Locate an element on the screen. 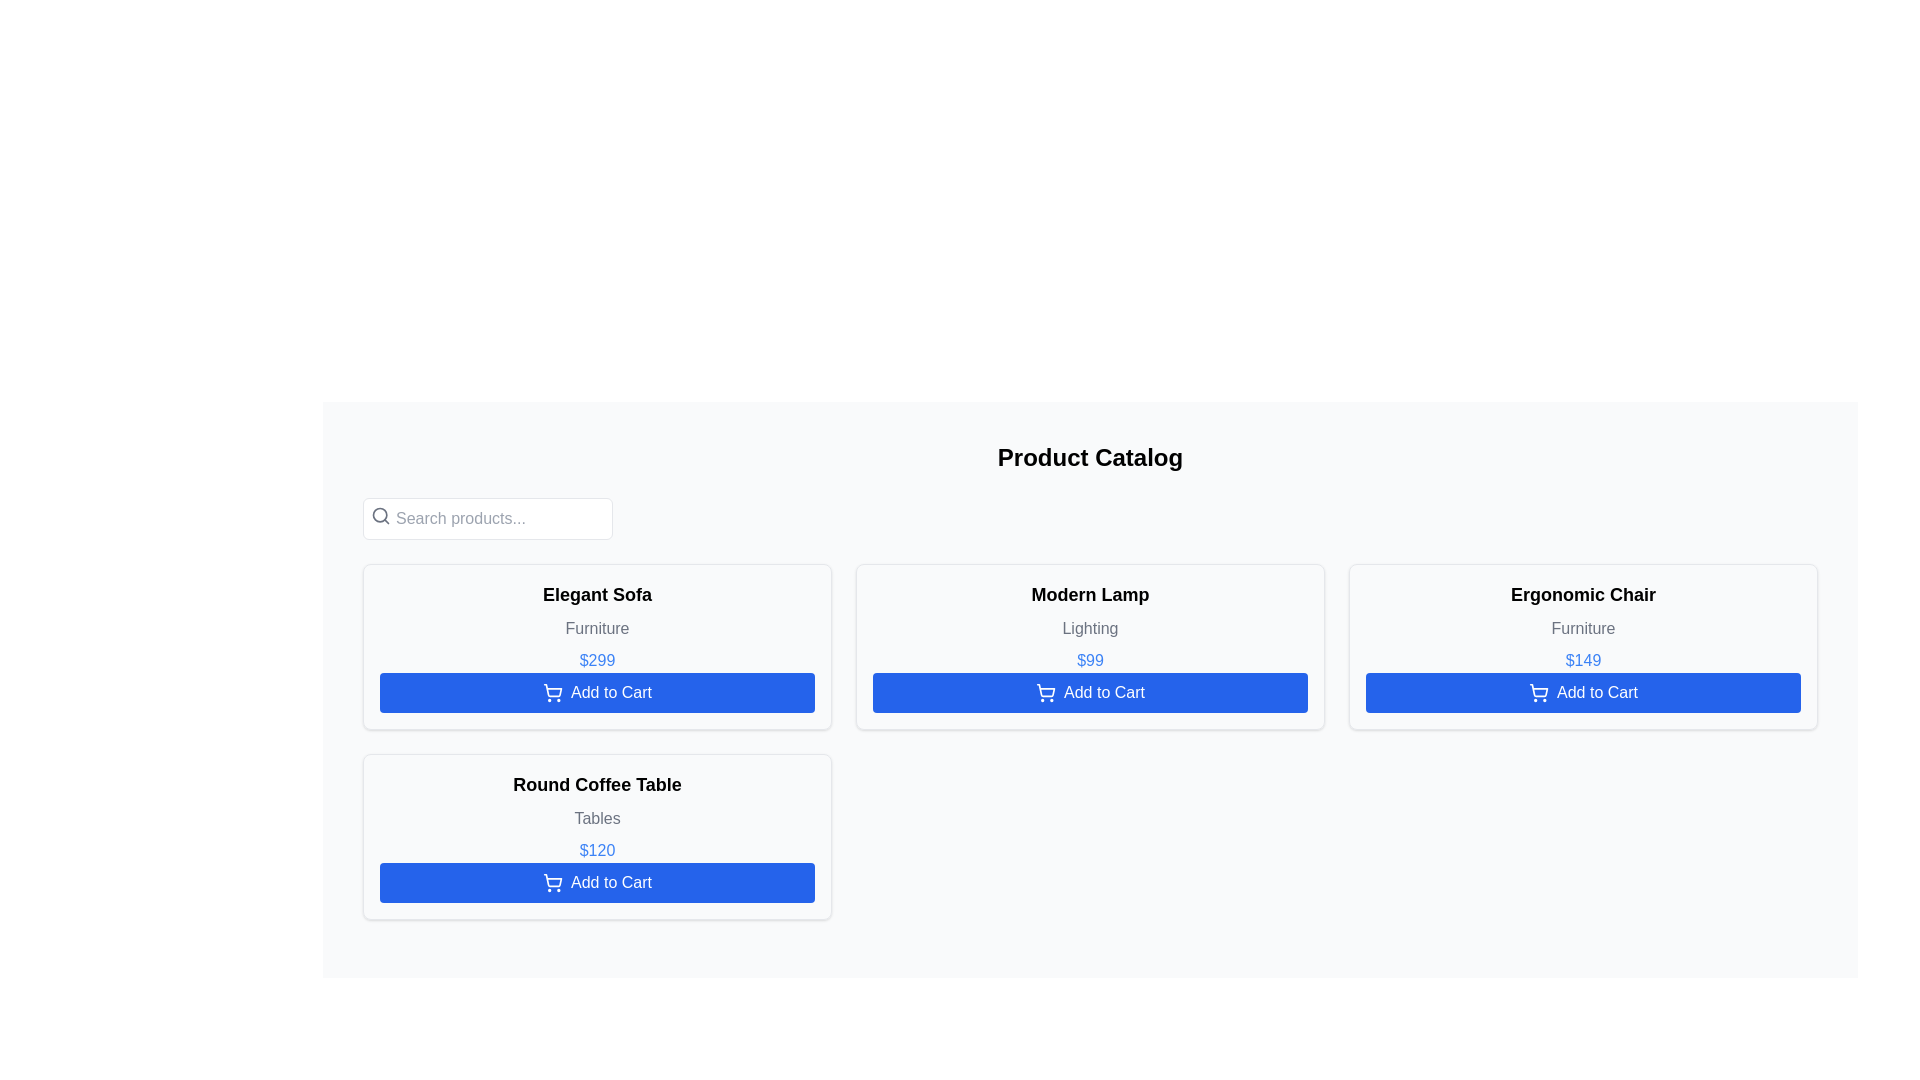 This screenshot has height=1080, width=1920. the shopping cart icon, which is styled in an outline format and located to the left of the 'Add to Cart' text within the blue button of the 'Ergonomic Chair' product card is located at coordinates (1538, 689).